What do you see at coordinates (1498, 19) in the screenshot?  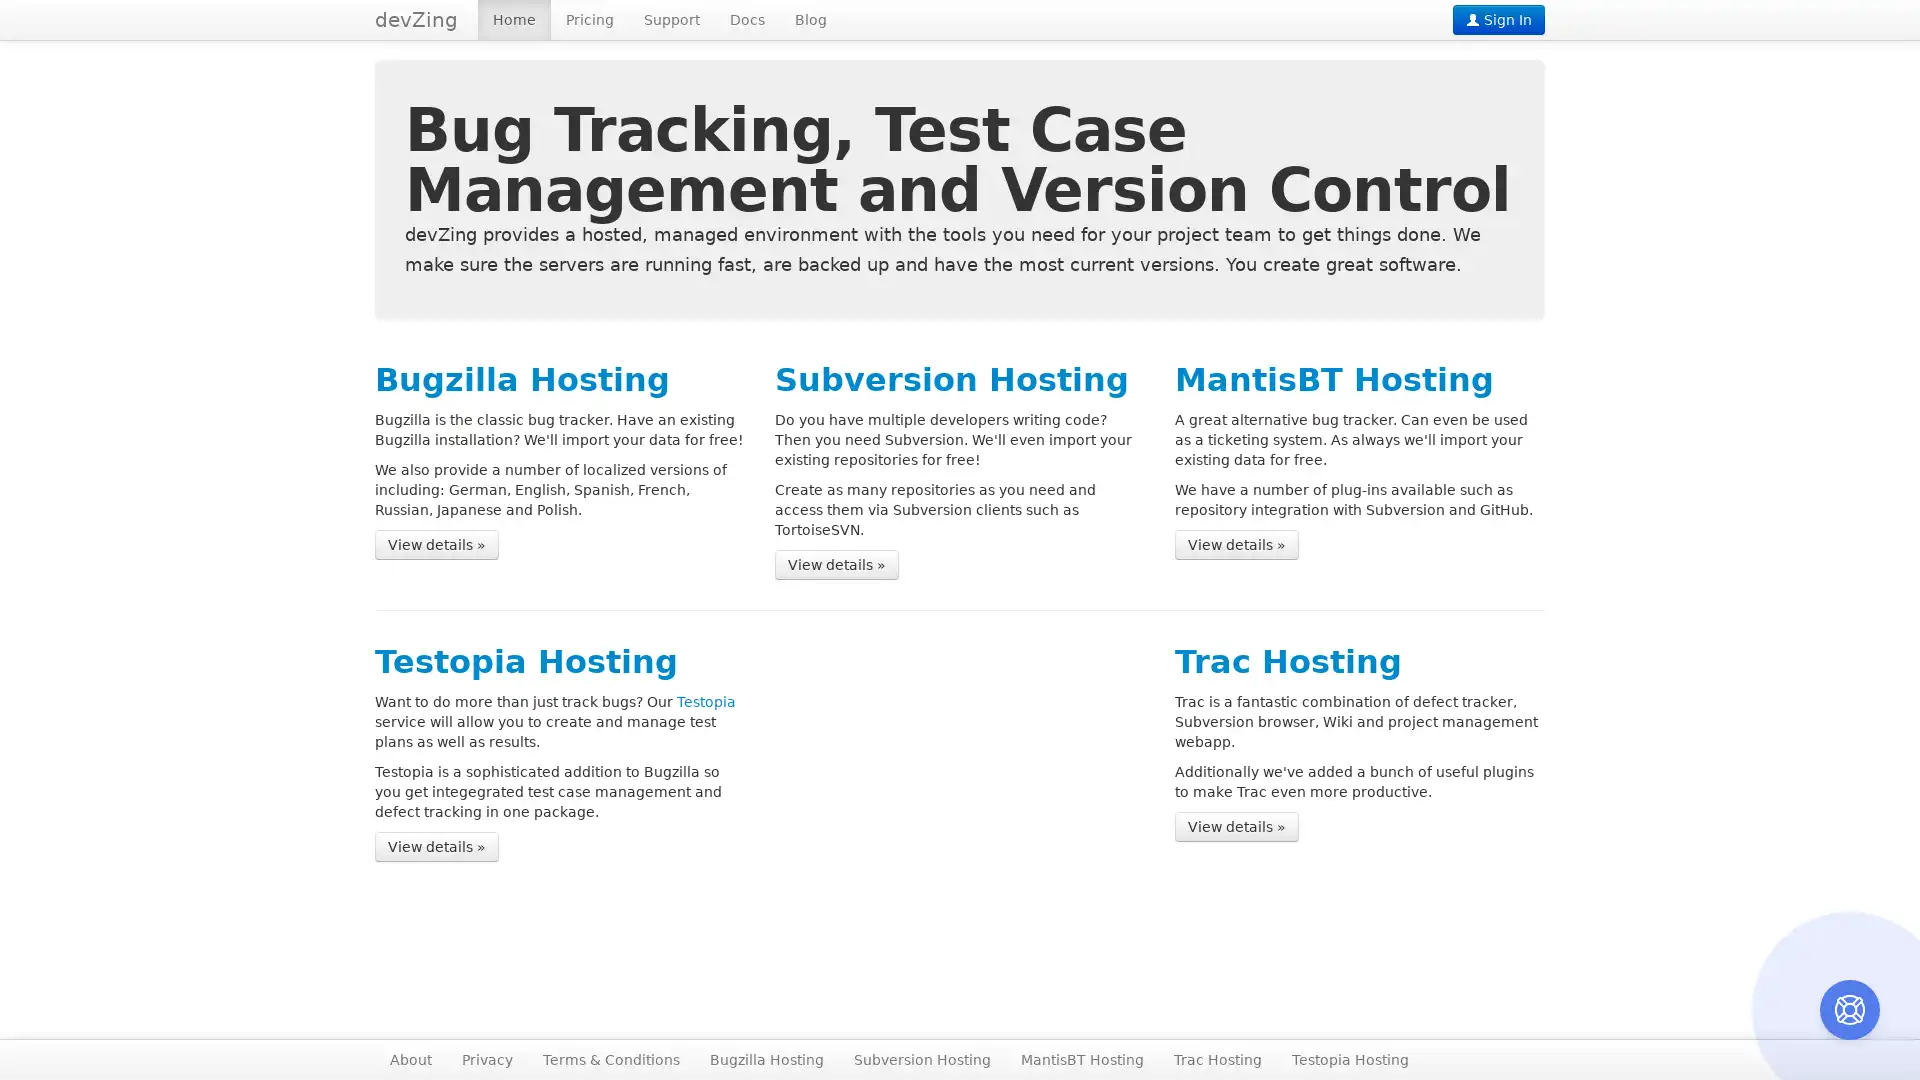 I see `Sign In` at bounding box center [1498, 19].